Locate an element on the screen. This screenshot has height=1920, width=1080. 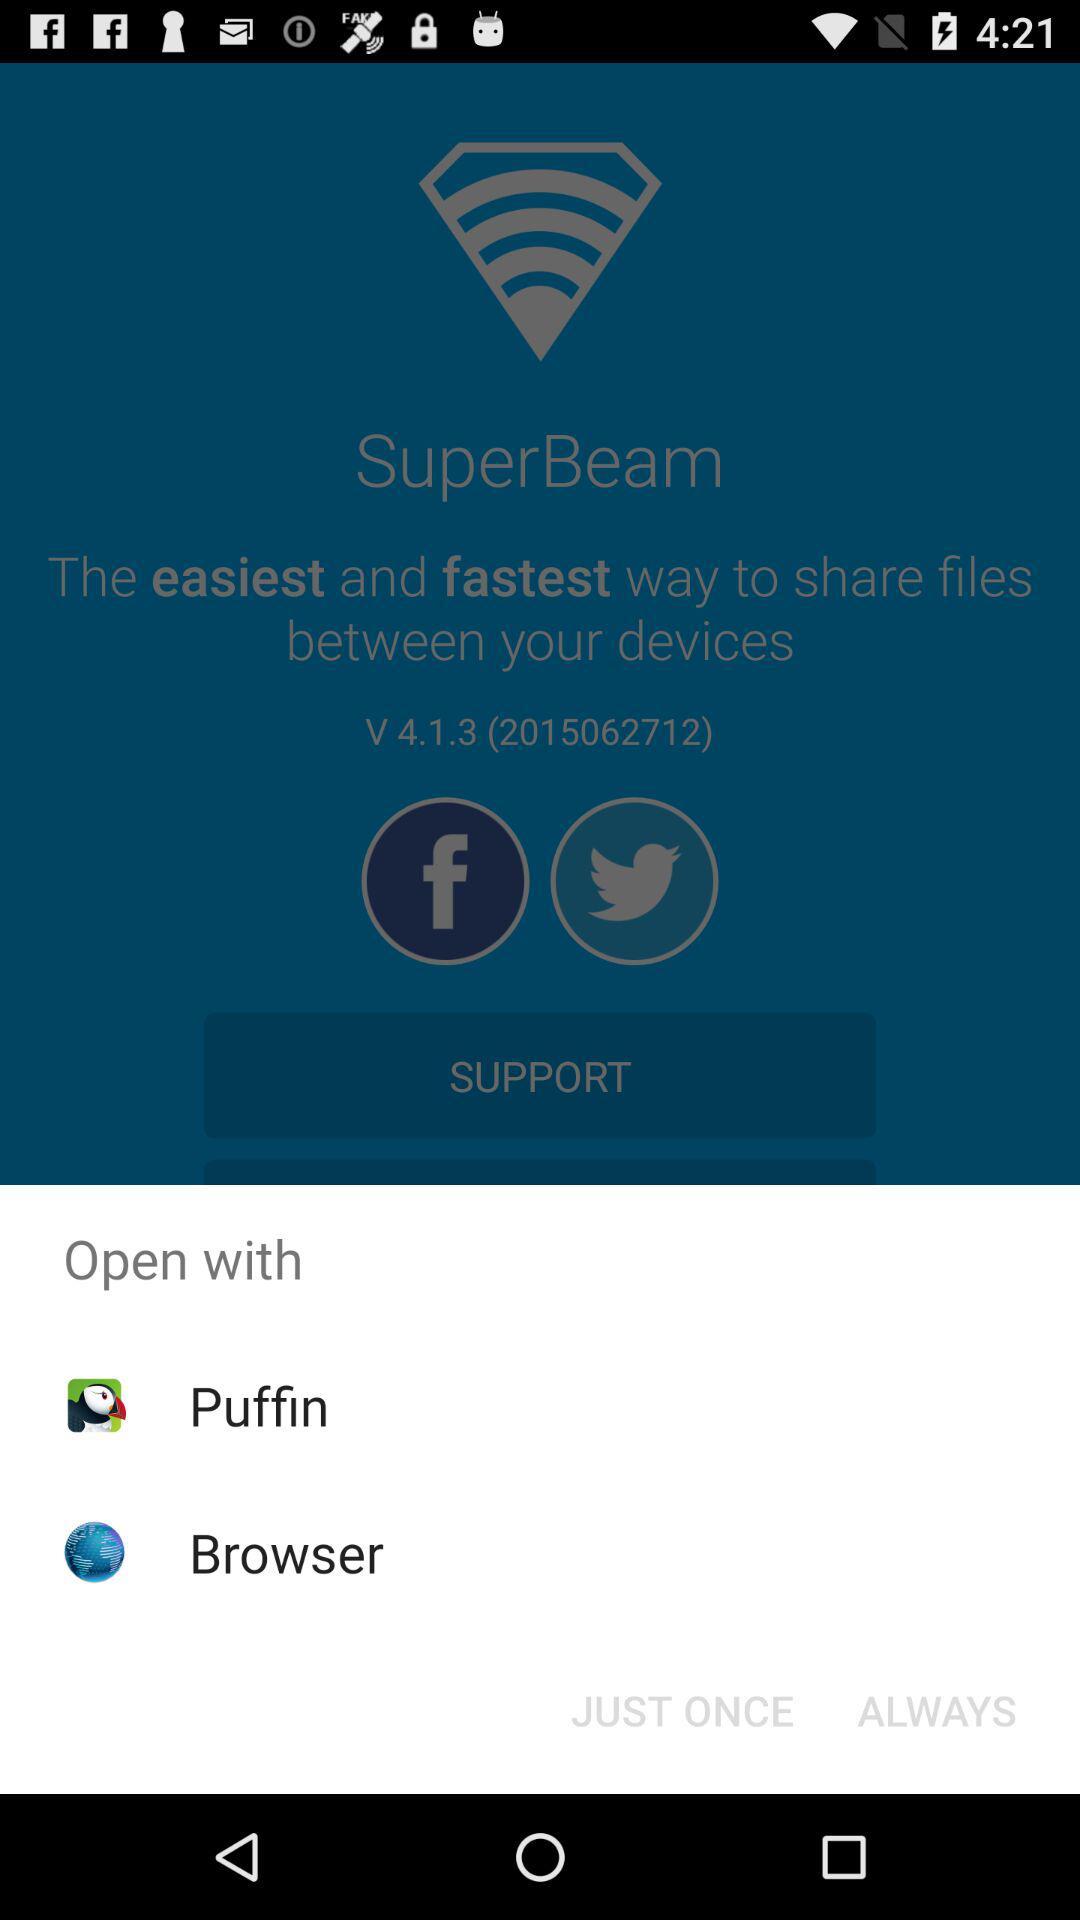
icon at the bottom right corner is located at coordinates (937, 1708).